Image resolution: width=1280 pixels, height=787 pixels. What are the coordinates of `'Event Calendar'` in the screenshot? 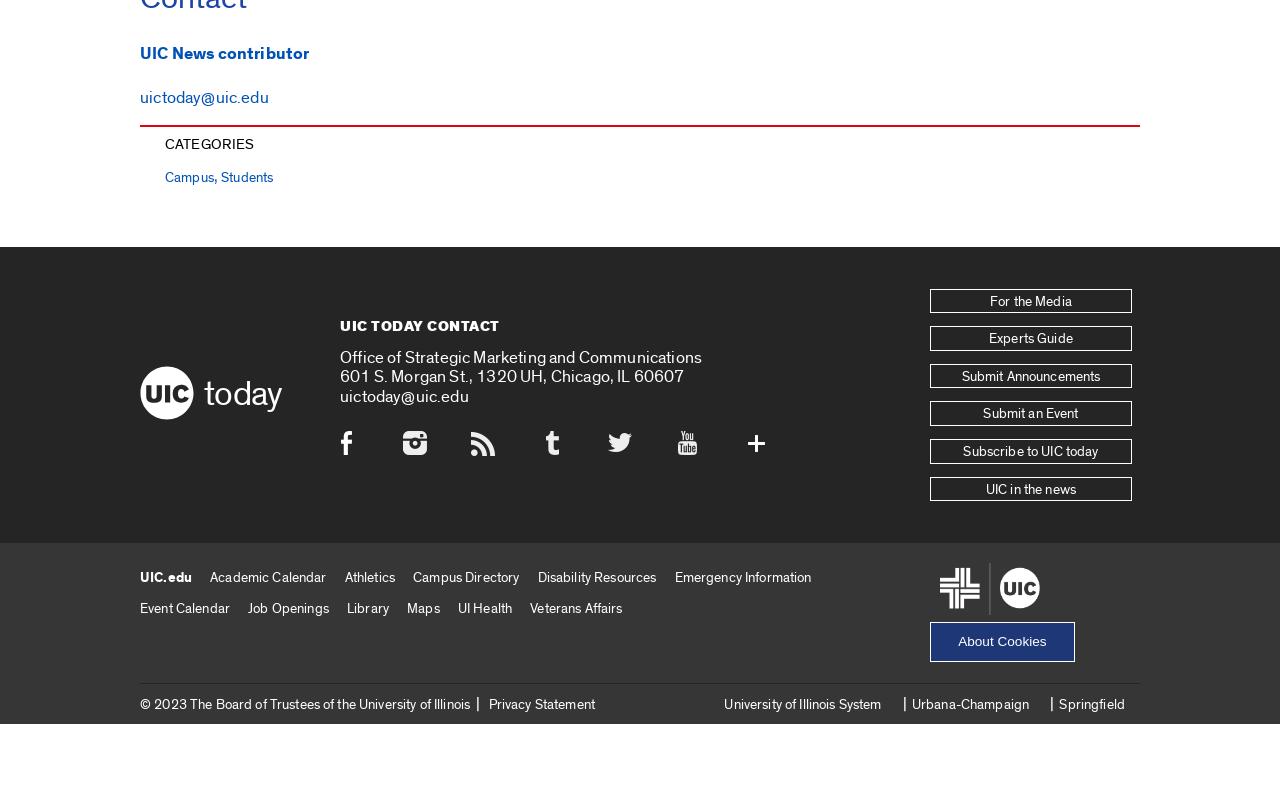 It's located at (139, 607).